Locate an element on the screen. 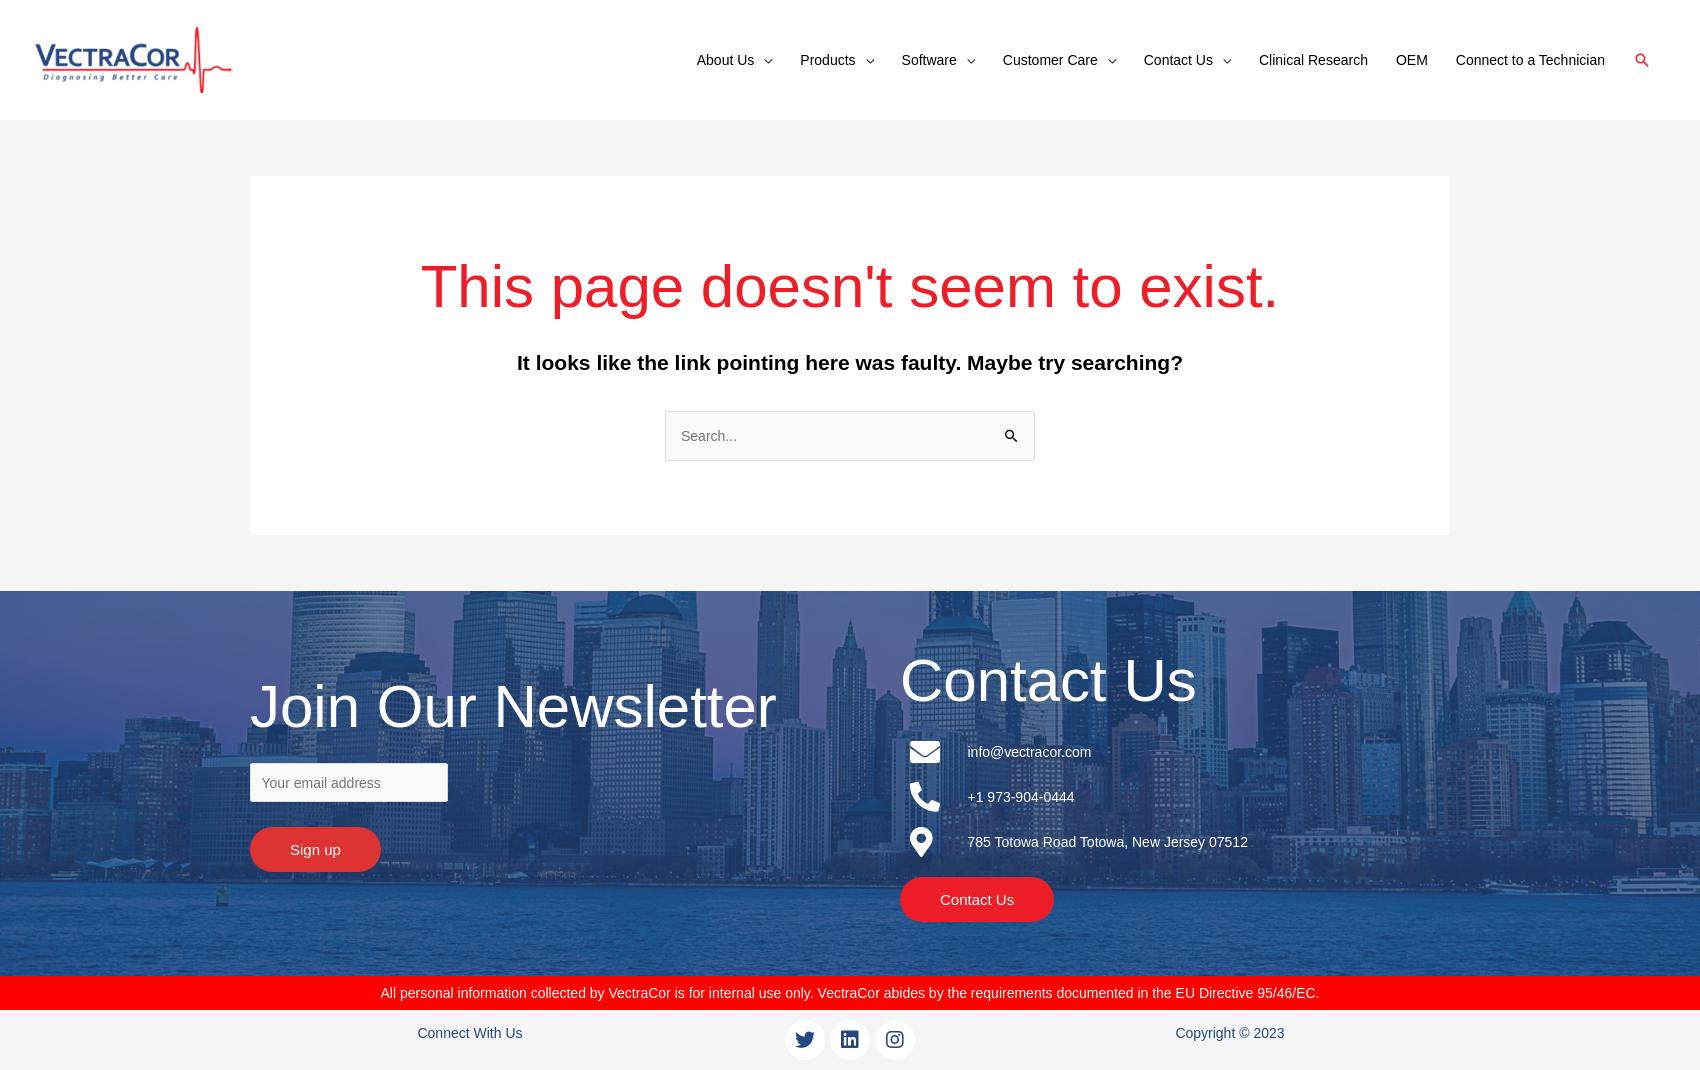 The width and height of the screenshot is (1700, 1070). 'Connect to a Technician' is located at coordinates (1530, 59).